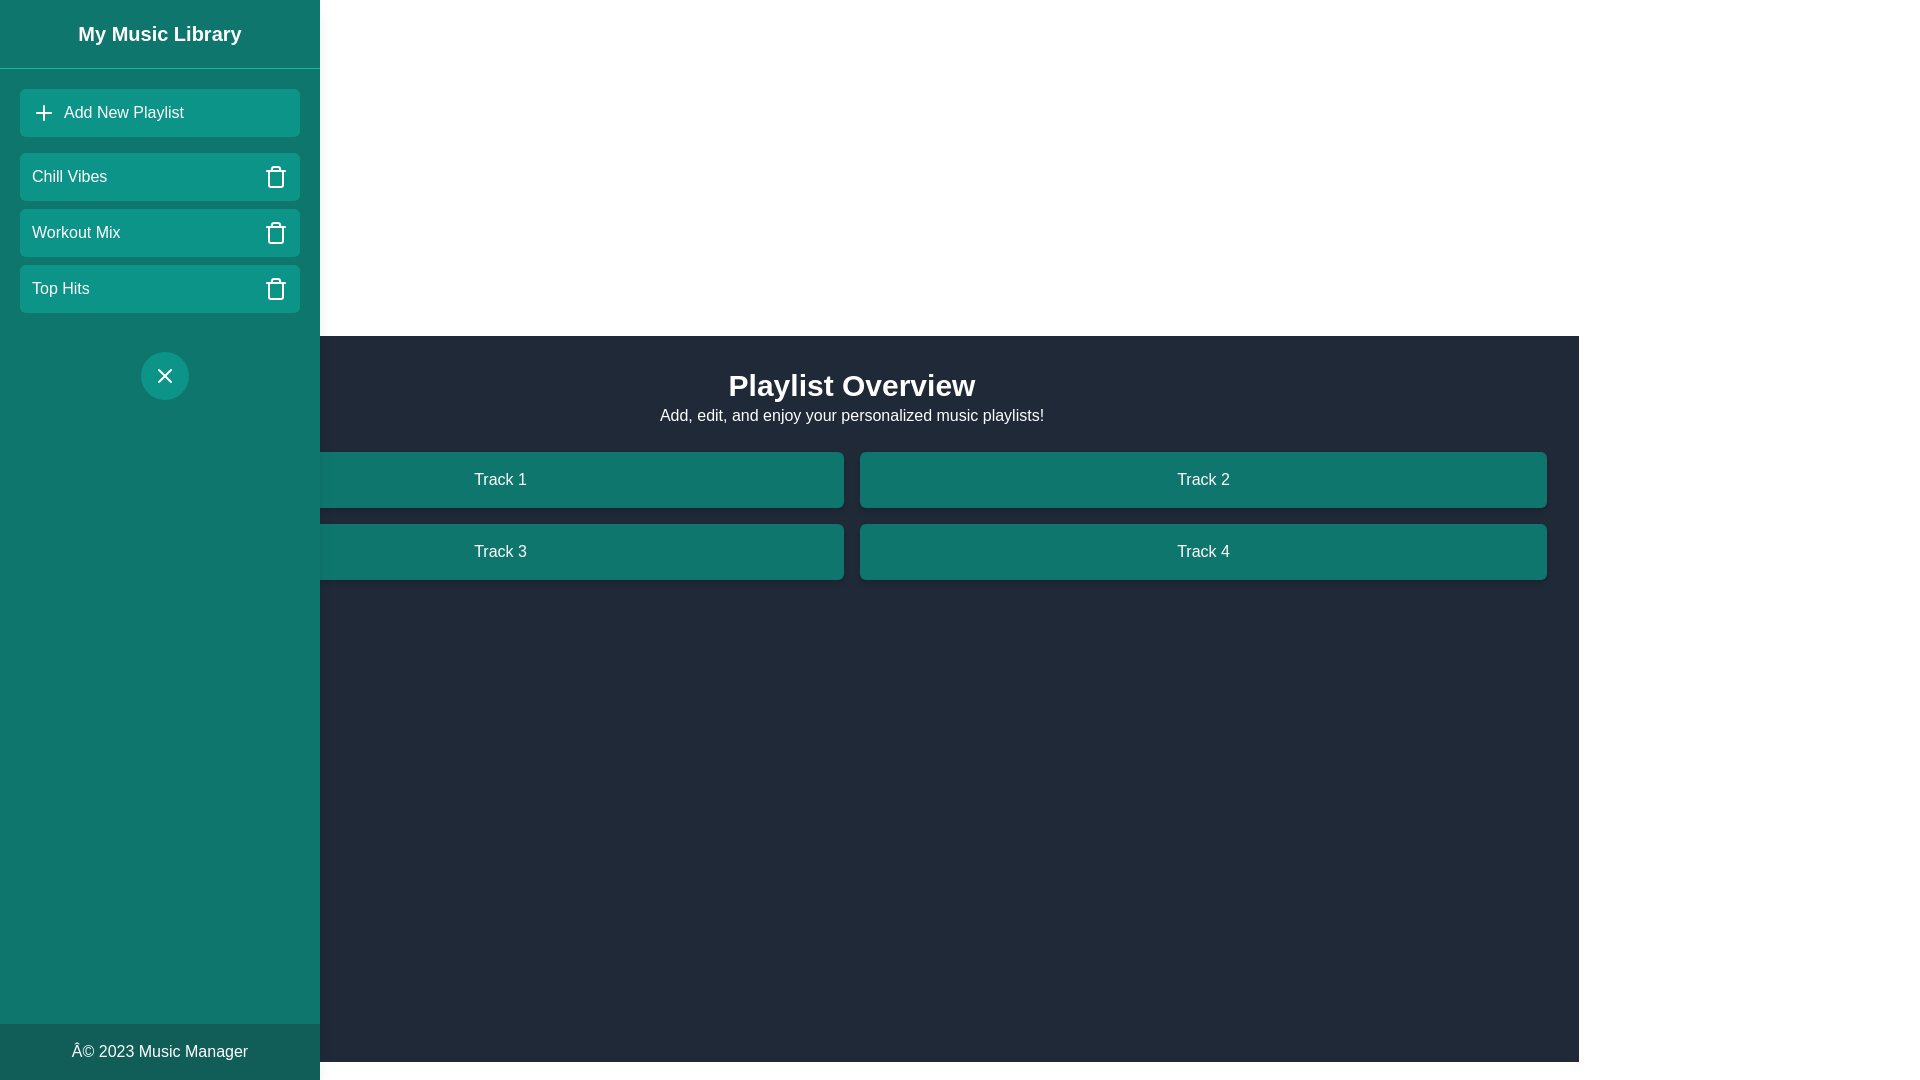  Describe the element at coordinates (274, 176) in the screenshot. I see `the Delete icon located to the far right of the 'Chill Vibes' playlist` at that location.